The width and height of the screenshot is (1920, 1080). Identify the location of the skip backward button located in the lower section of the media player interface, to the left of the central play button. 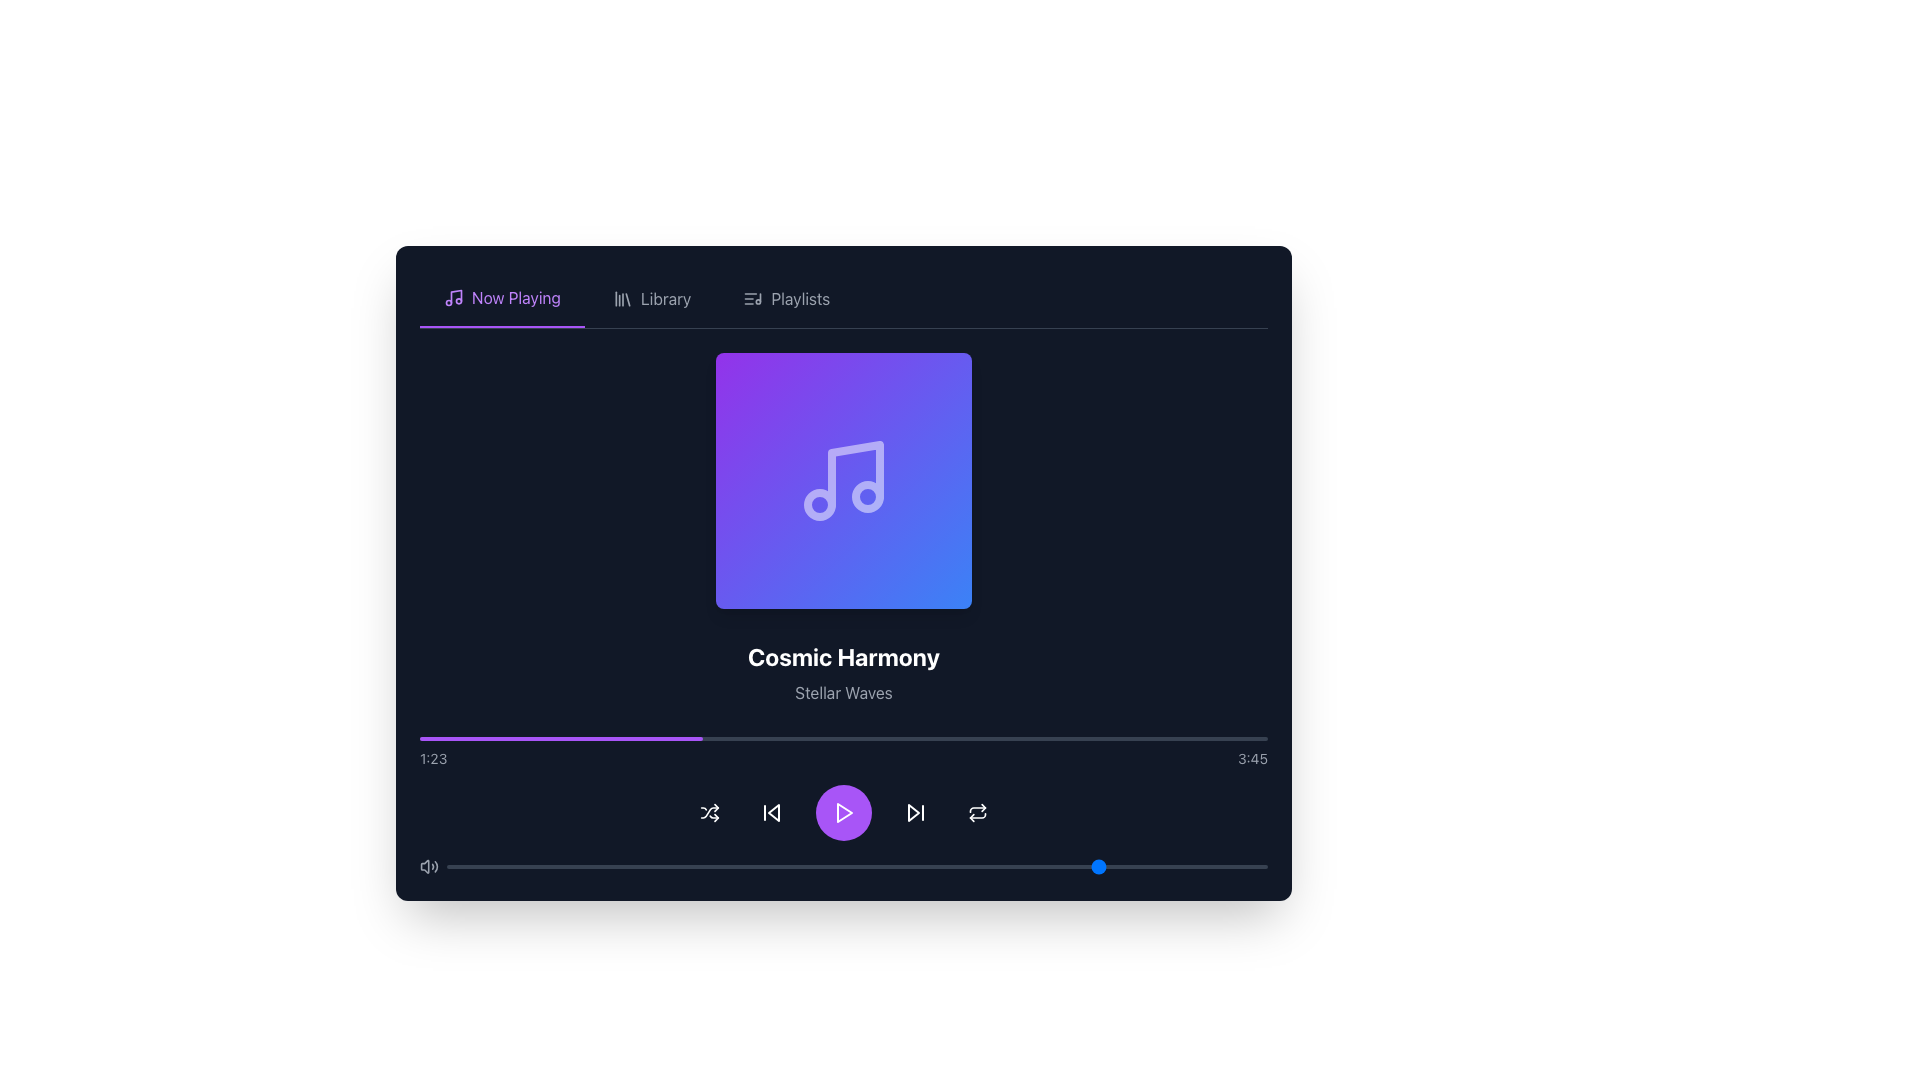
(771, 813).